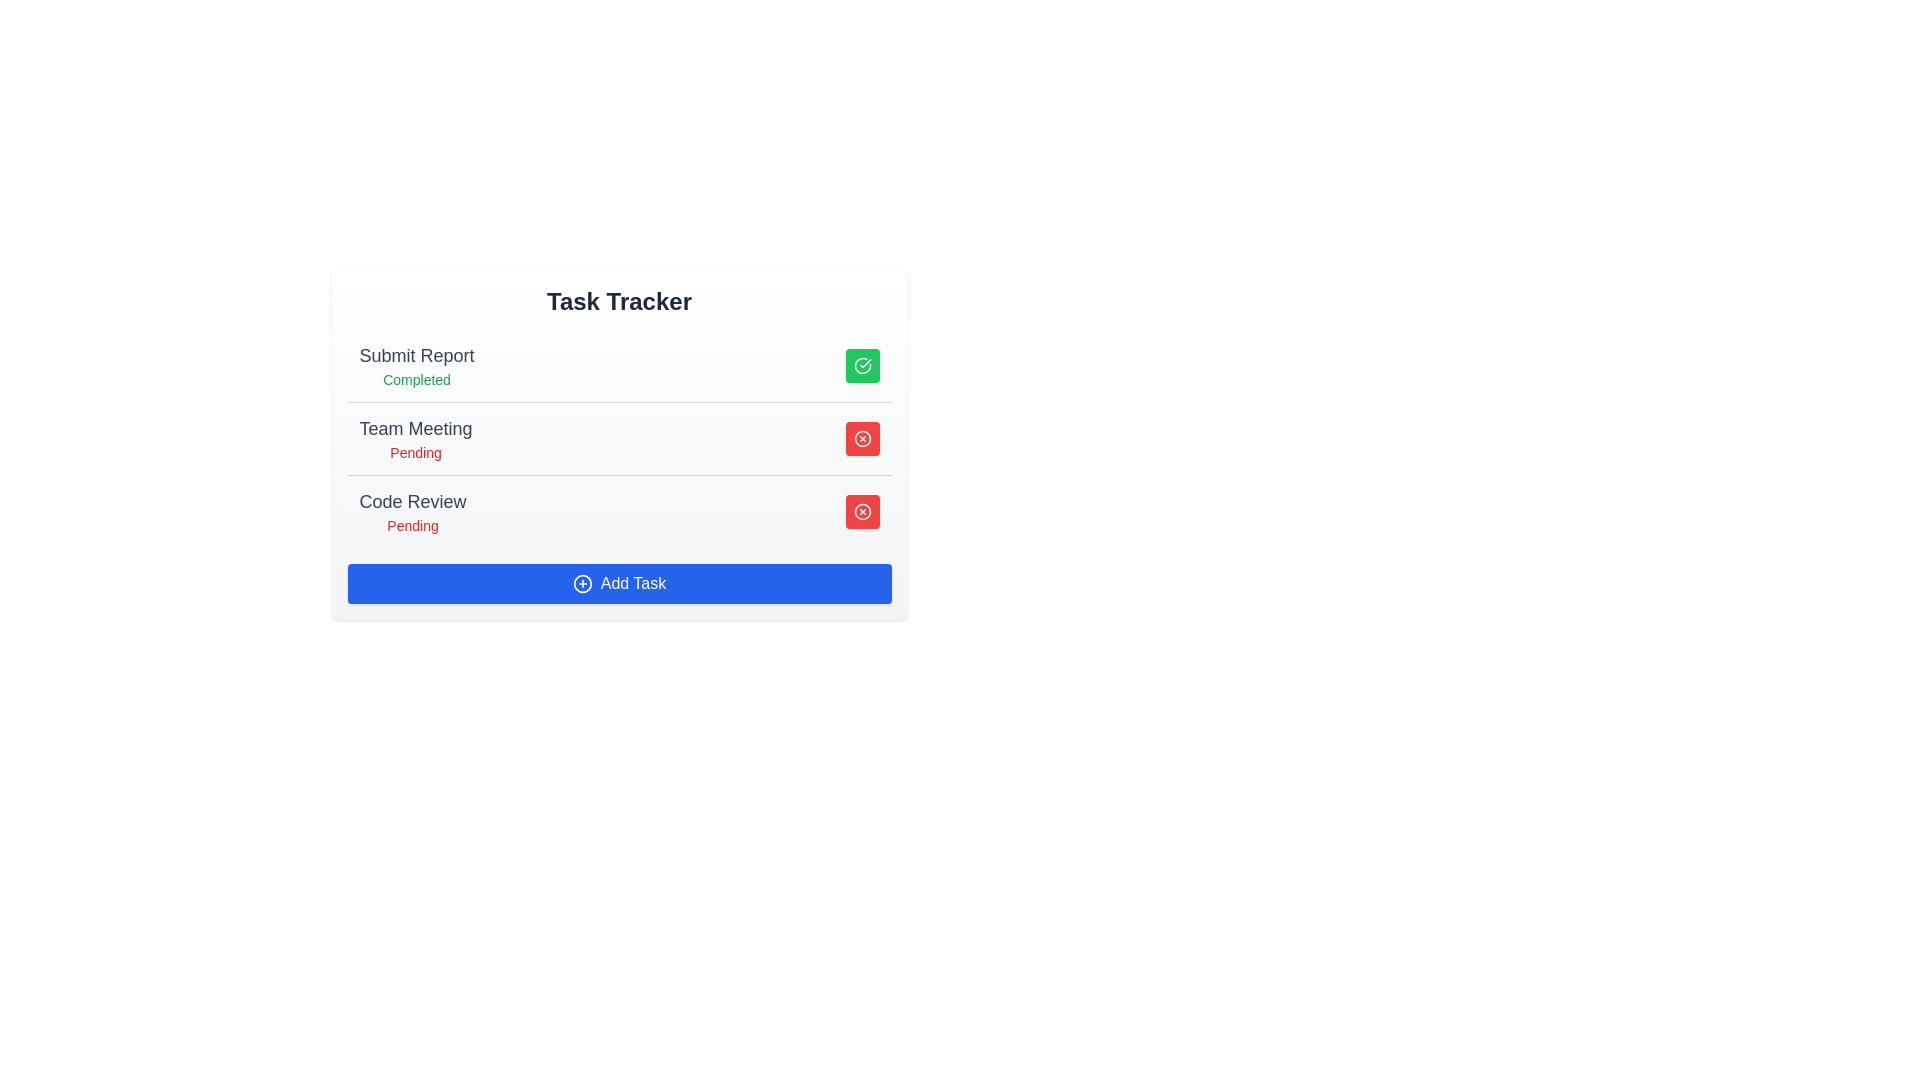 The width and height of the screenshot is (1920, 1080). What do you see at coordinates (411, 511) in the screenshot?
I see `the text display element that shows 'Code Review' in dark gray and 'Pending' in red, located in the third task entry of the task tracker interface` at bounding box center [411, 511].